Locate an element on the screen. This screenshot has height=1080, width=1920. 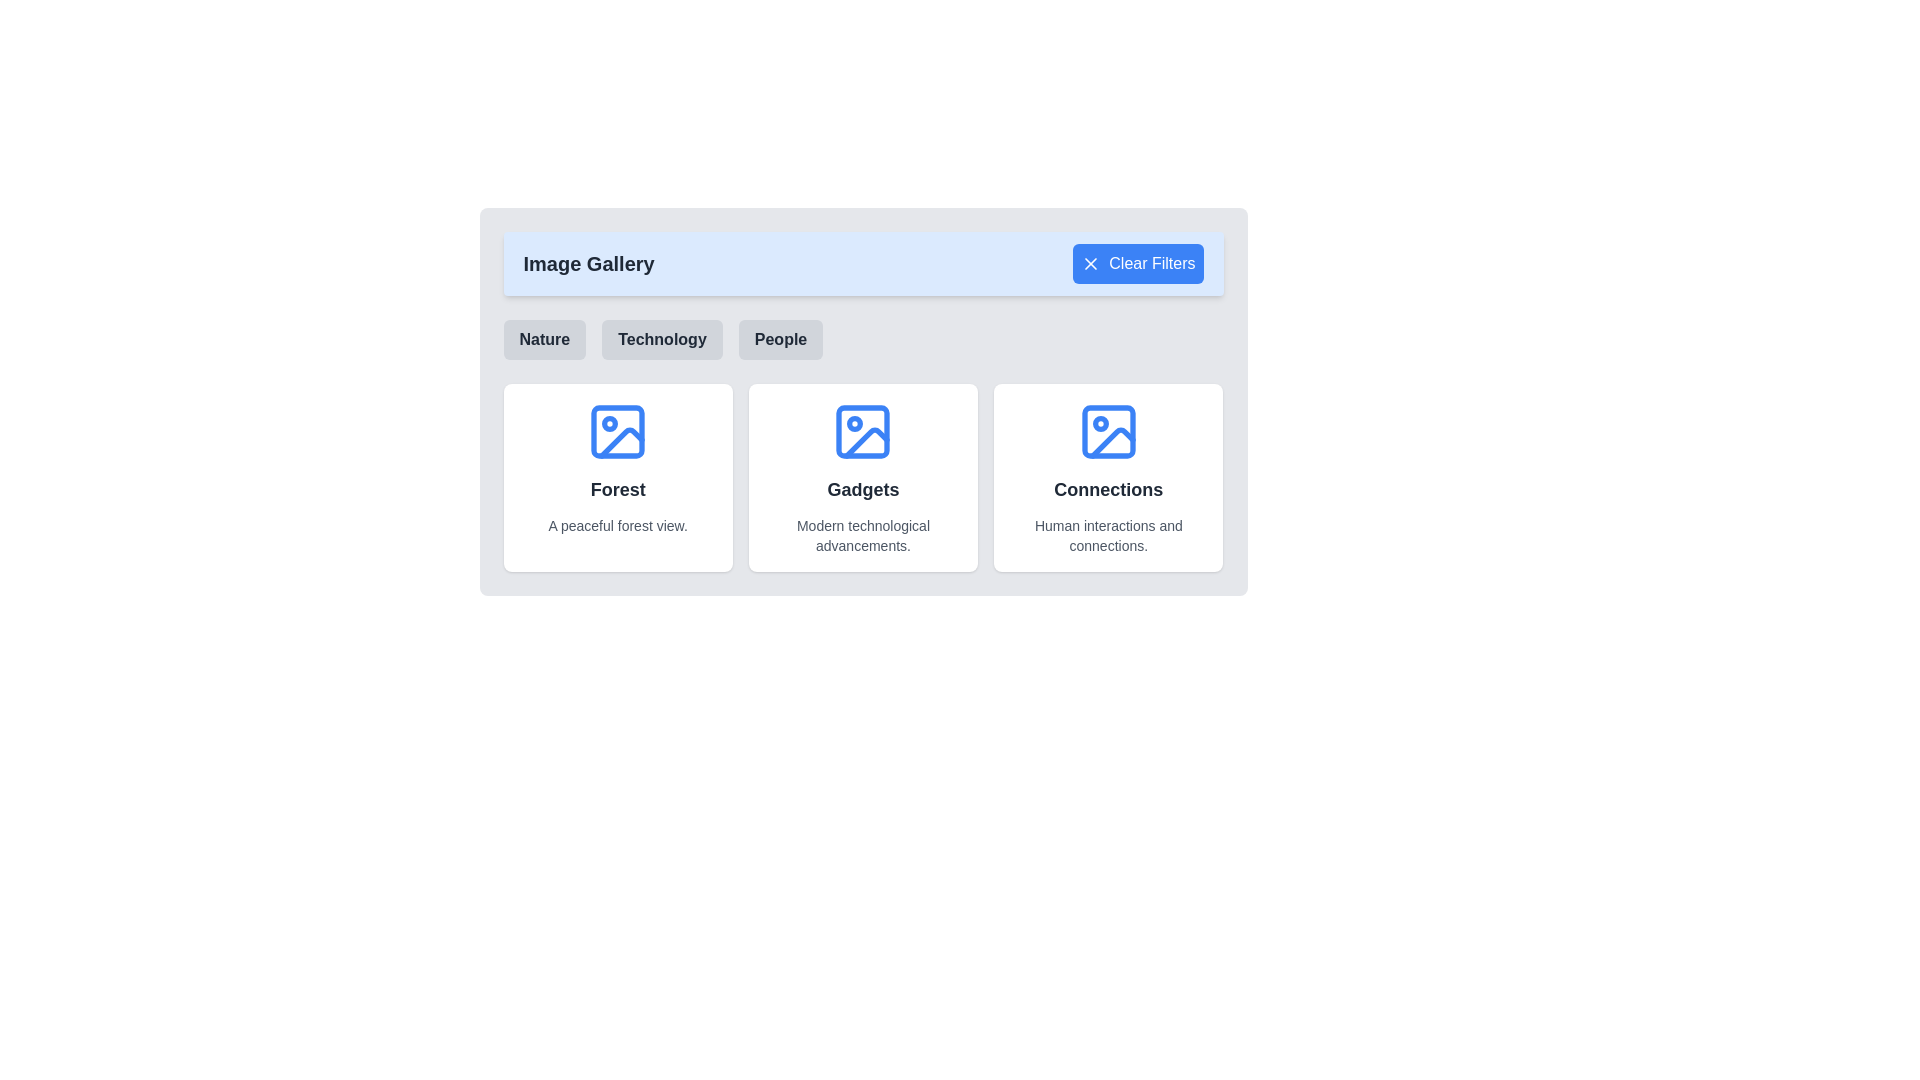
the Grid layout displaying categorized items beneath the 'Image Gallery' header is located at coordinates (863, 478).